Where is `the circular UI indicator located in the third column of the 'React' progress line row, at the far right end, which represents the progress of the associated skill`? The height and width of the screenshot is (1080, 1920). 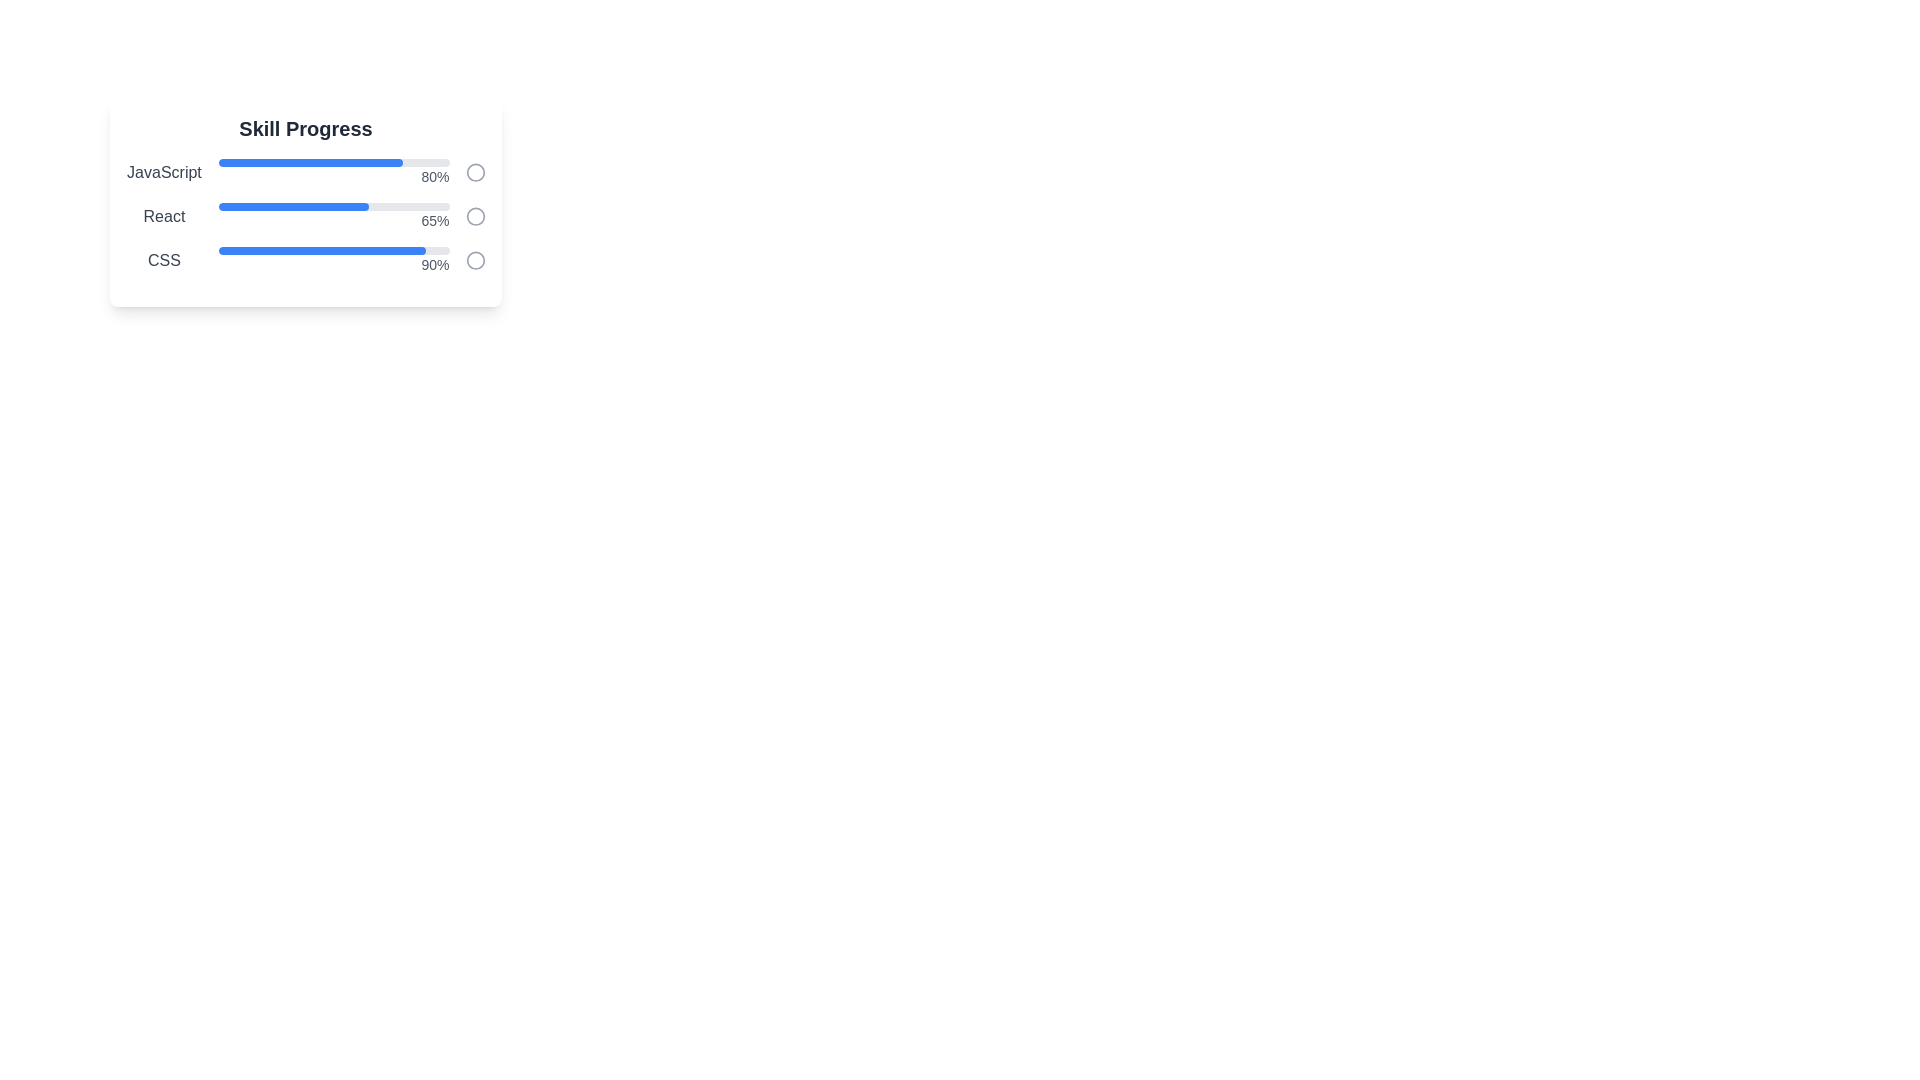 the circular UI indicator located in the third column of the 'React' progress line row, at the far right end, which represents the progress of the associated skill is located at coordinates (474, 216).